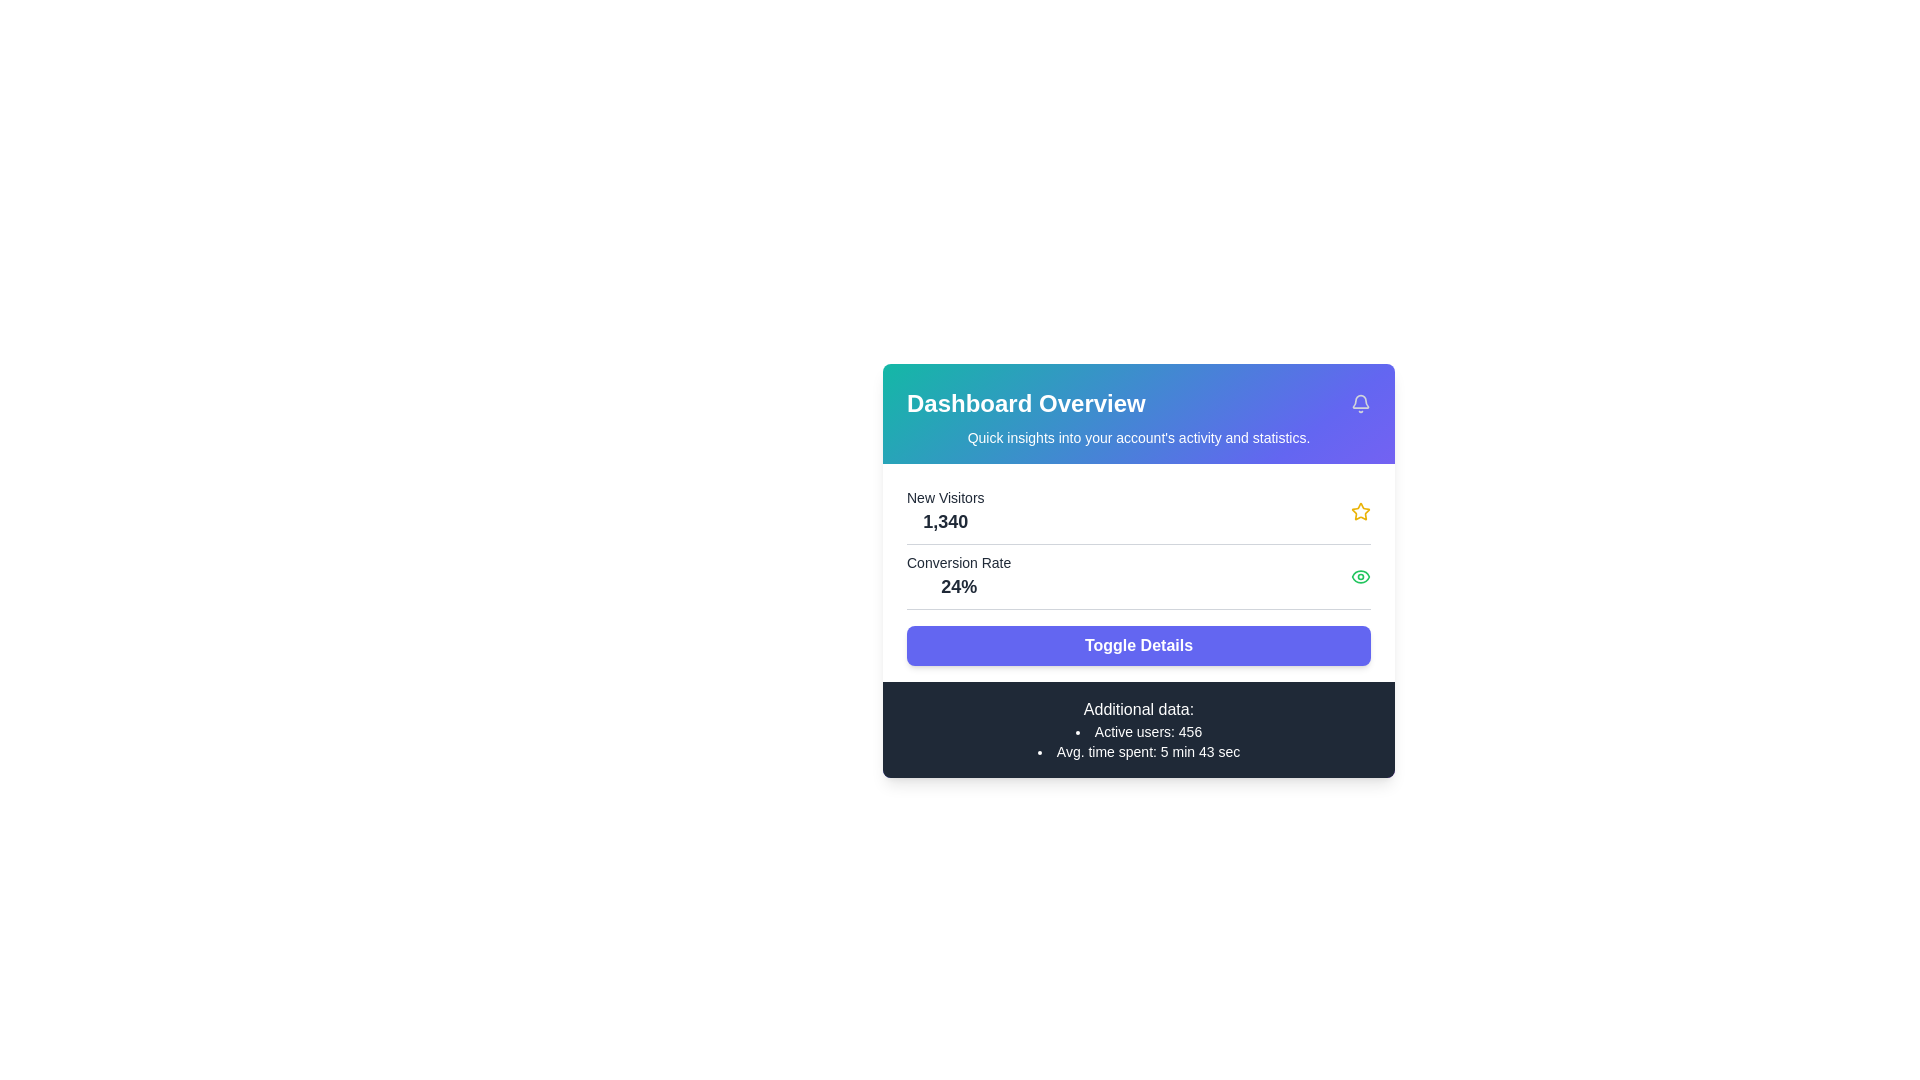 The width and height of the screenshot is (1920, 1080). I want to click on the visual indicator icon representing the importance or status of the 'New Visitors' metric, located to the right of the text '1,340', so click(1360, 511).